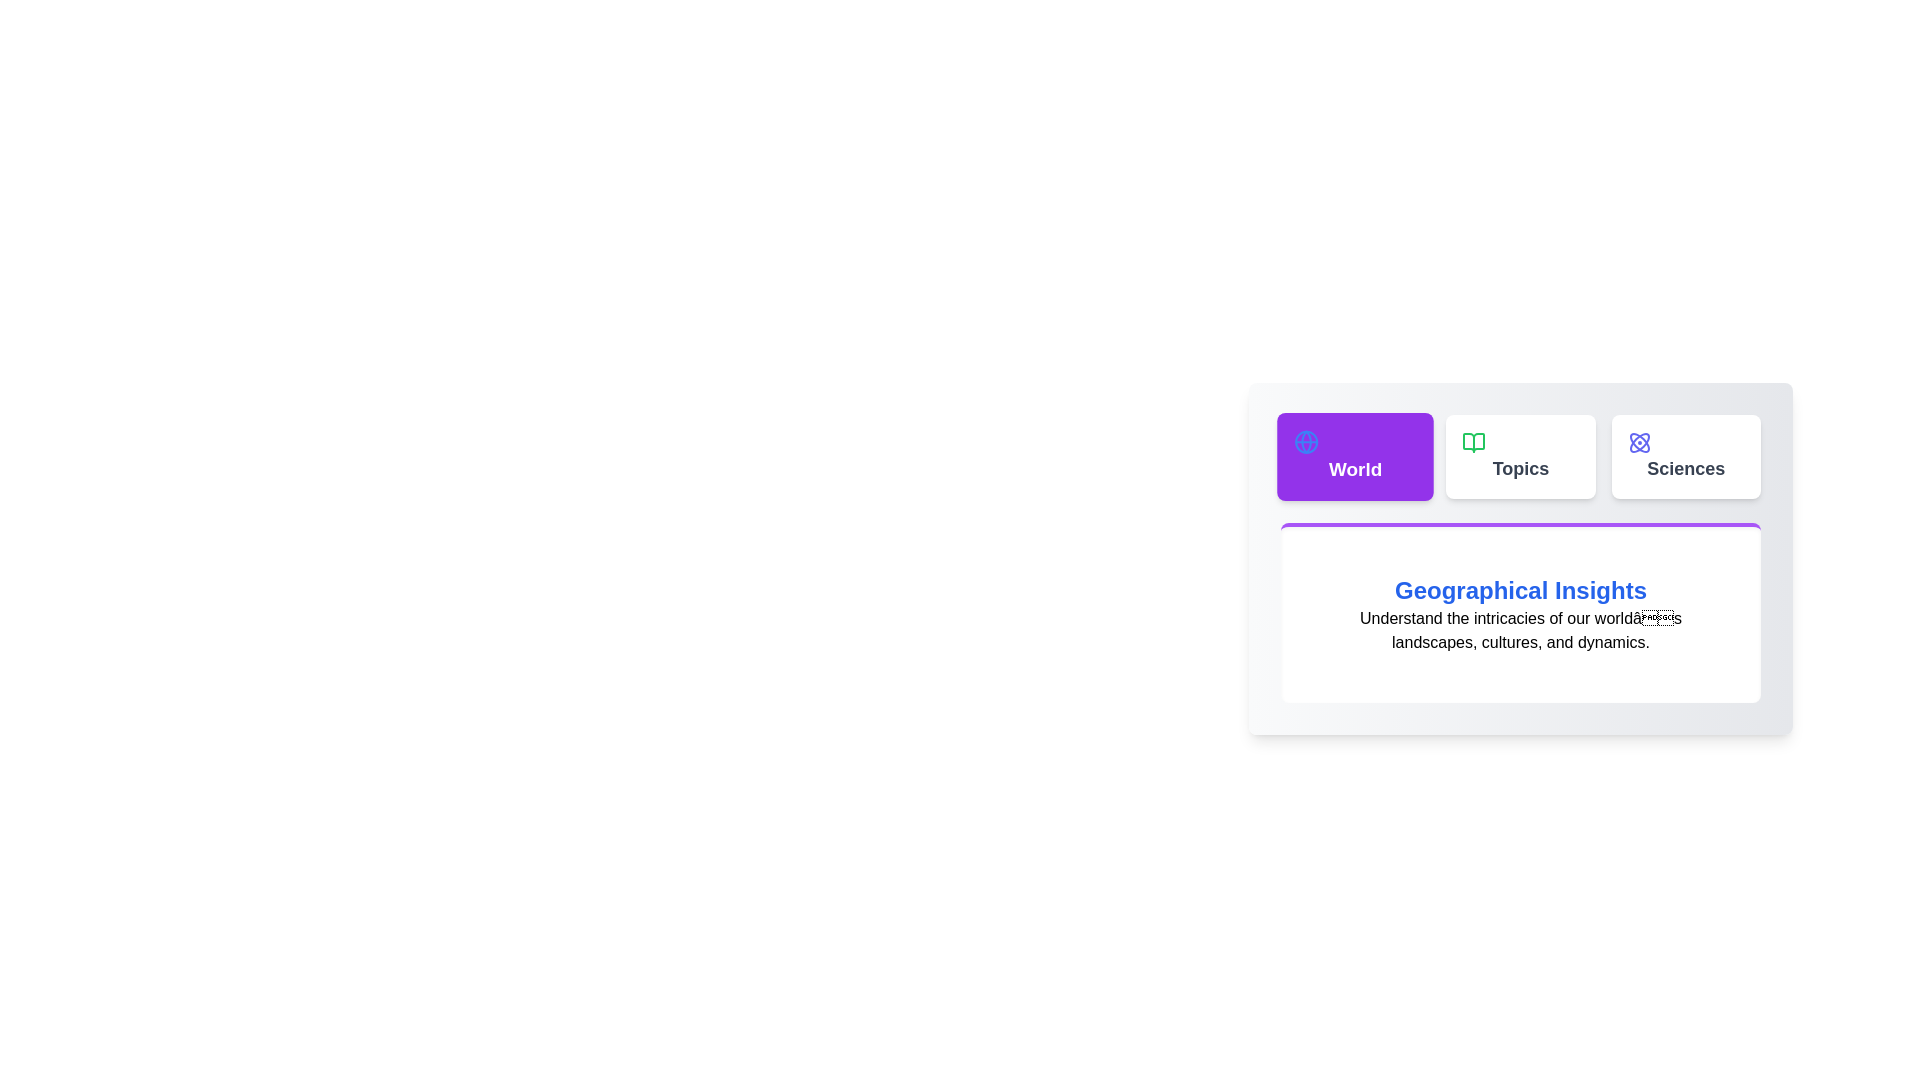  What do you see at coordinates (1355, 456) in the screenshot?
I see `the tab labeled World to preview its interaction` at bounding box center [1355, 456].